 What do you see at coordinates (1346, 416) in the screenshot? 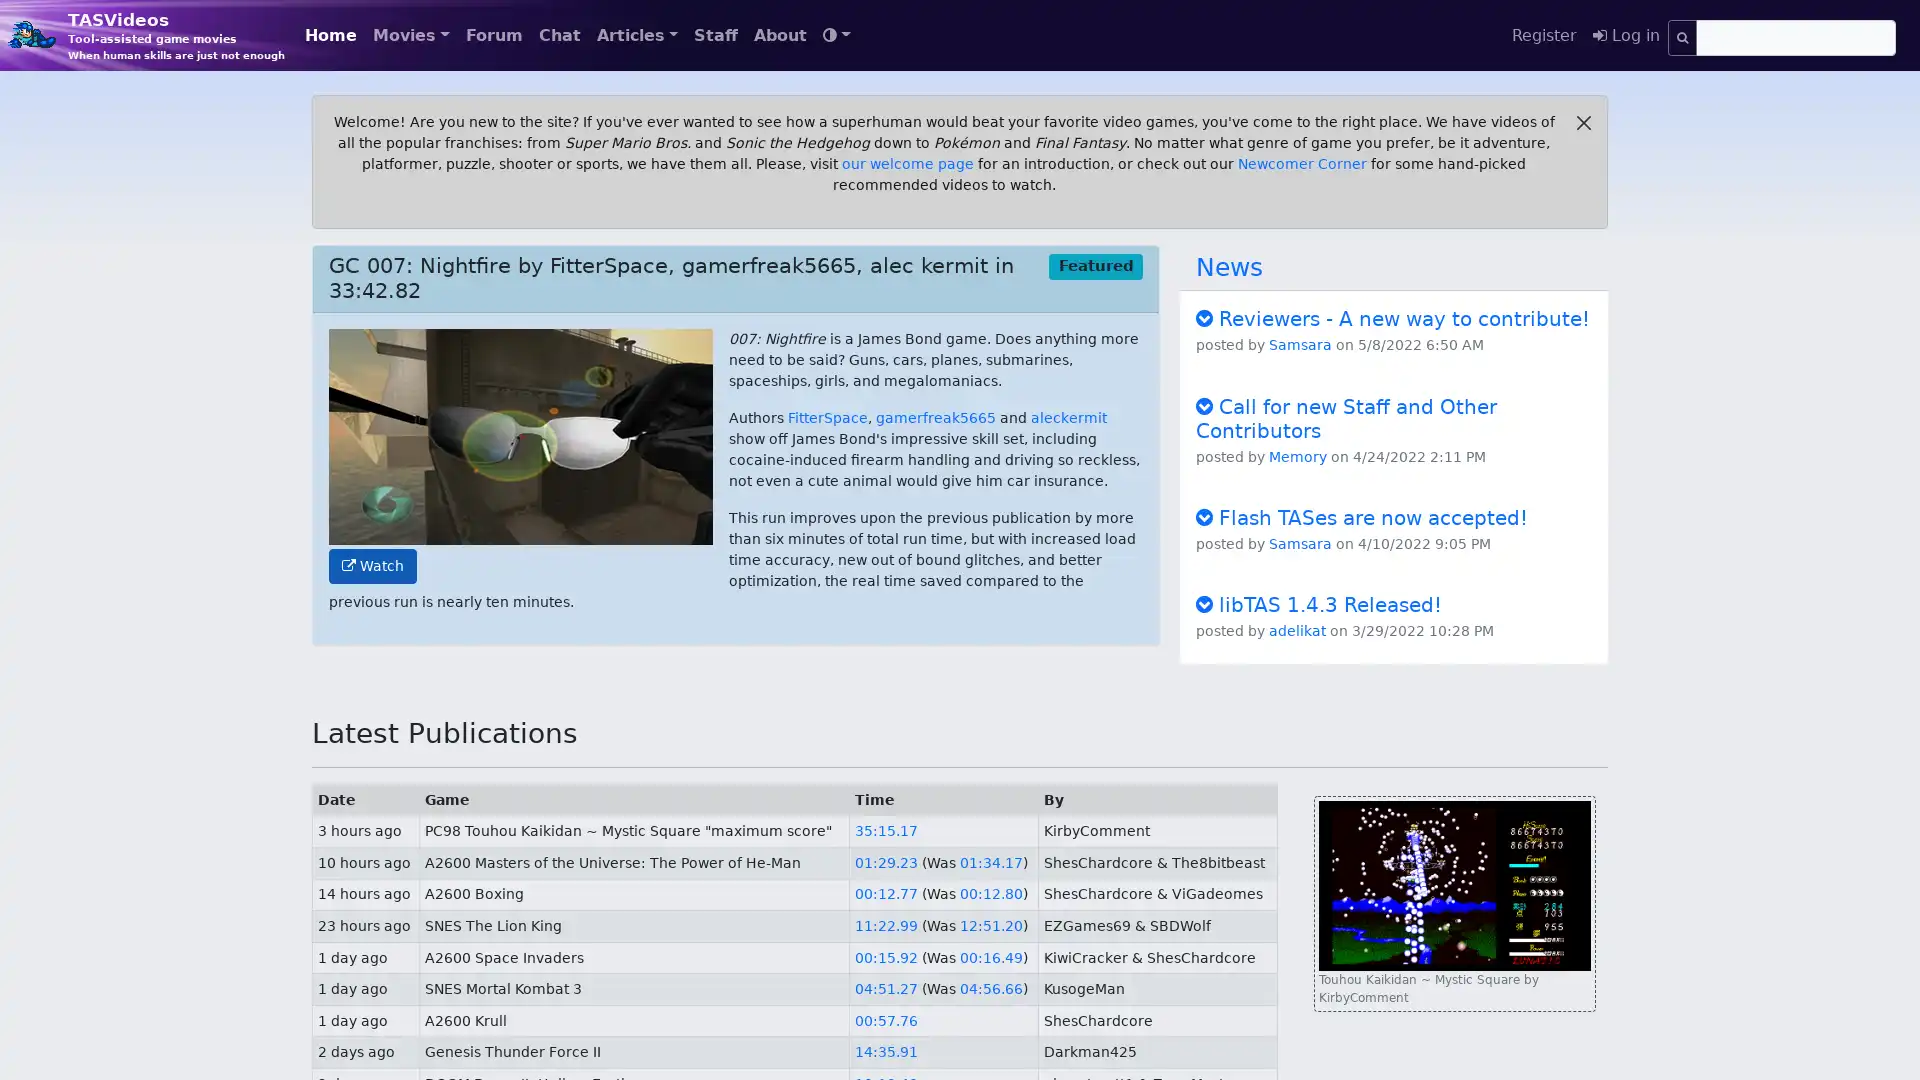
I see `Call for new Staff and Other Contributors` at bounding box center [1346, 416].